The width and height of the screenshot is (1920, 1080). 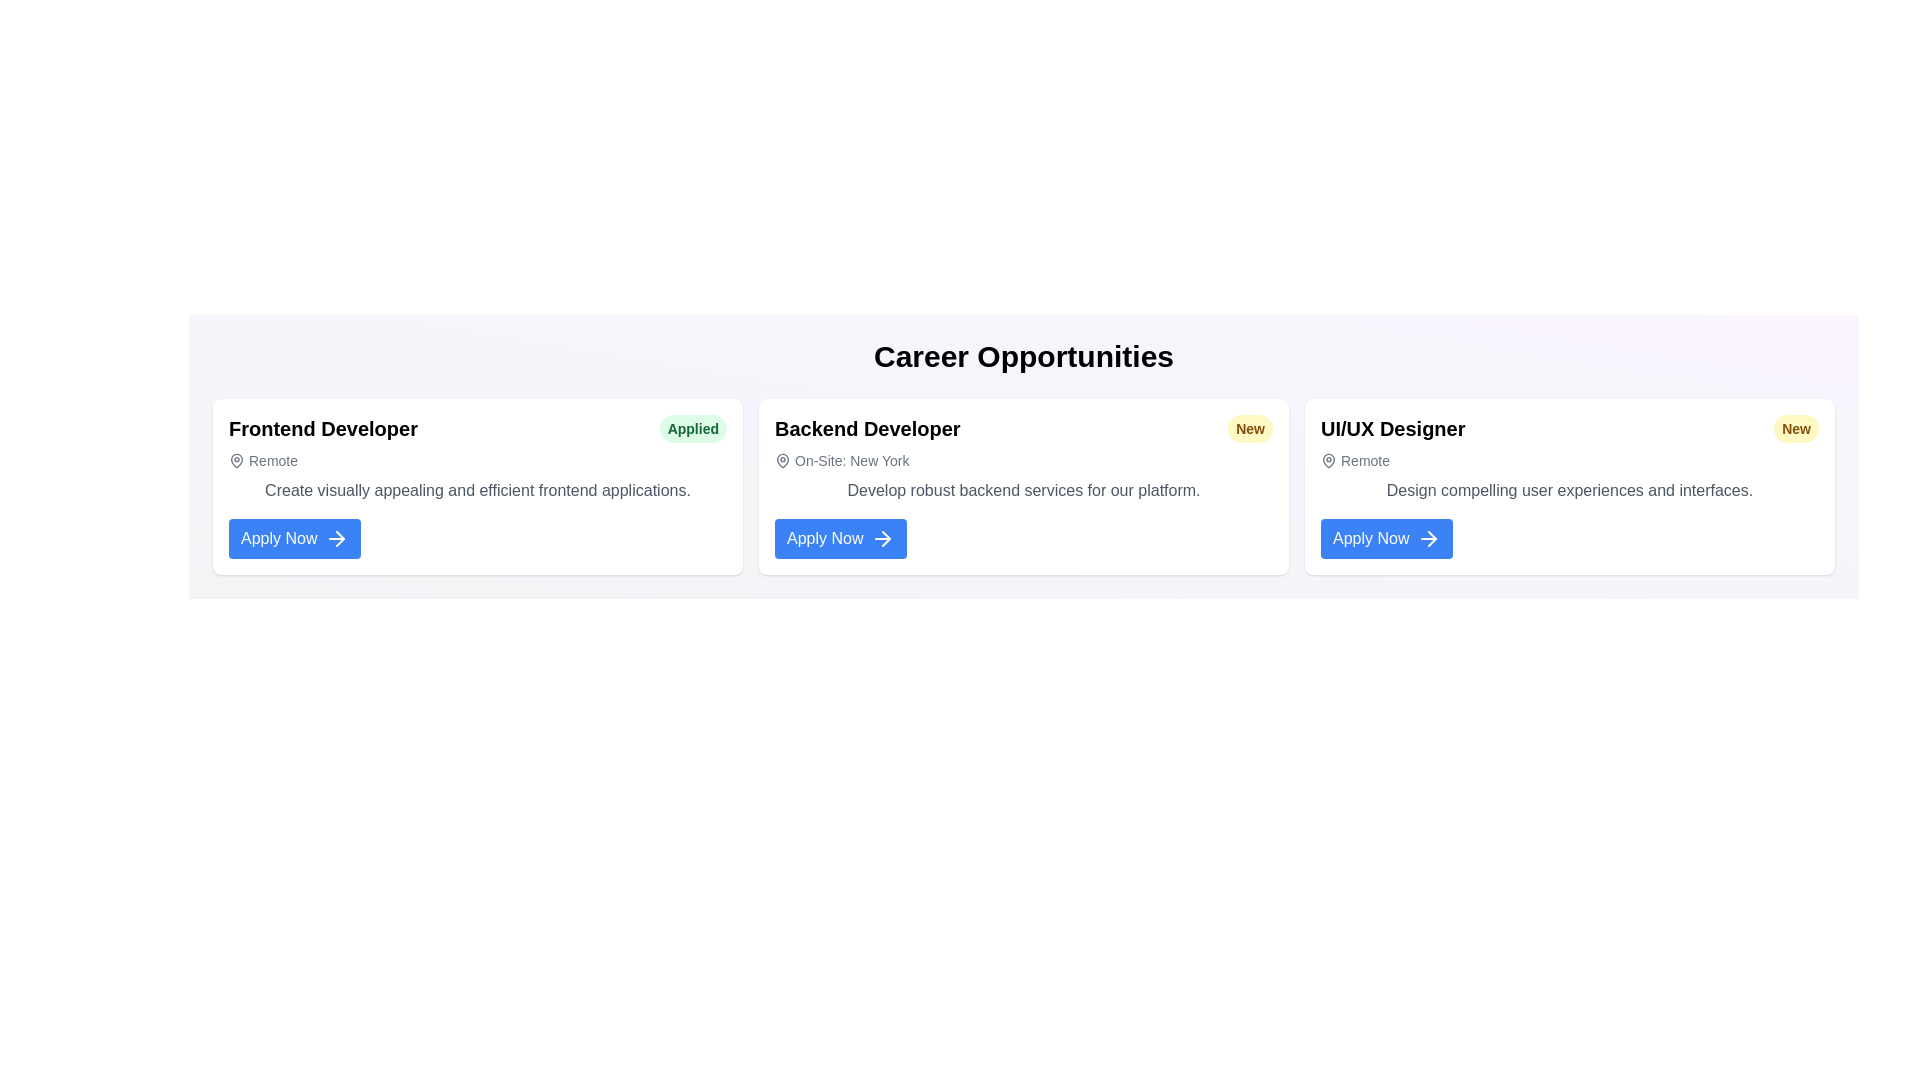 What do you see at coordinates (1329, 459) in the screenshot?
I see `the map pin SVG icon located to the left of the 'Remote' label in the 'UI/UX Designer' job posting box` at bounding box center [1329, 459].